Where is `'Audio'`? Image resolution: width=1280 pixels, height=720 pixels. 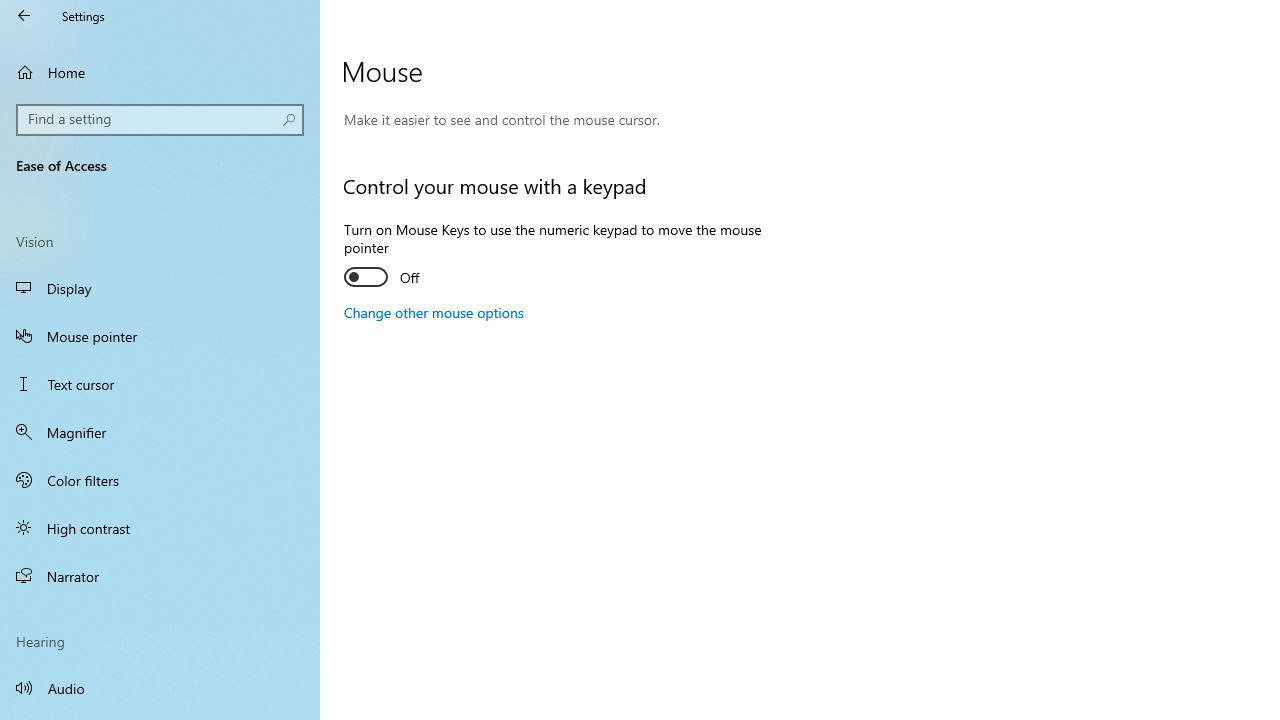
'Audio' is located at coordinates (160, 686).